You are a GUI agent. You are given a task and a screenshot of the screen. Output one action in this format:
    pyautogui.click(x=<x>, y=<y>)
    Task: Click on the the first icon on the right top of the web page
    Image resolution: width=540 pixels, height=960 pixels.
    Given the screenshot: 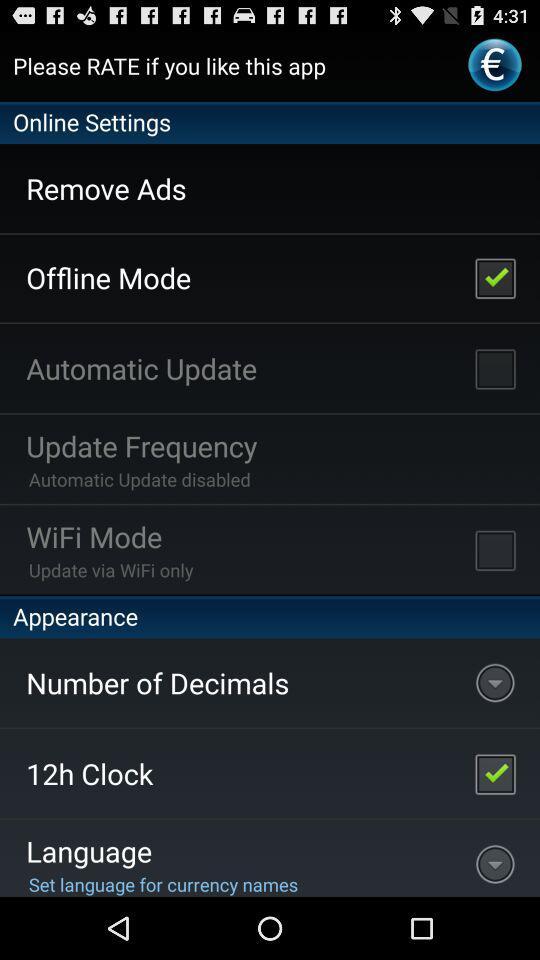 What is the action you would take?
    pyautogui.click(x=494, y=65)
    